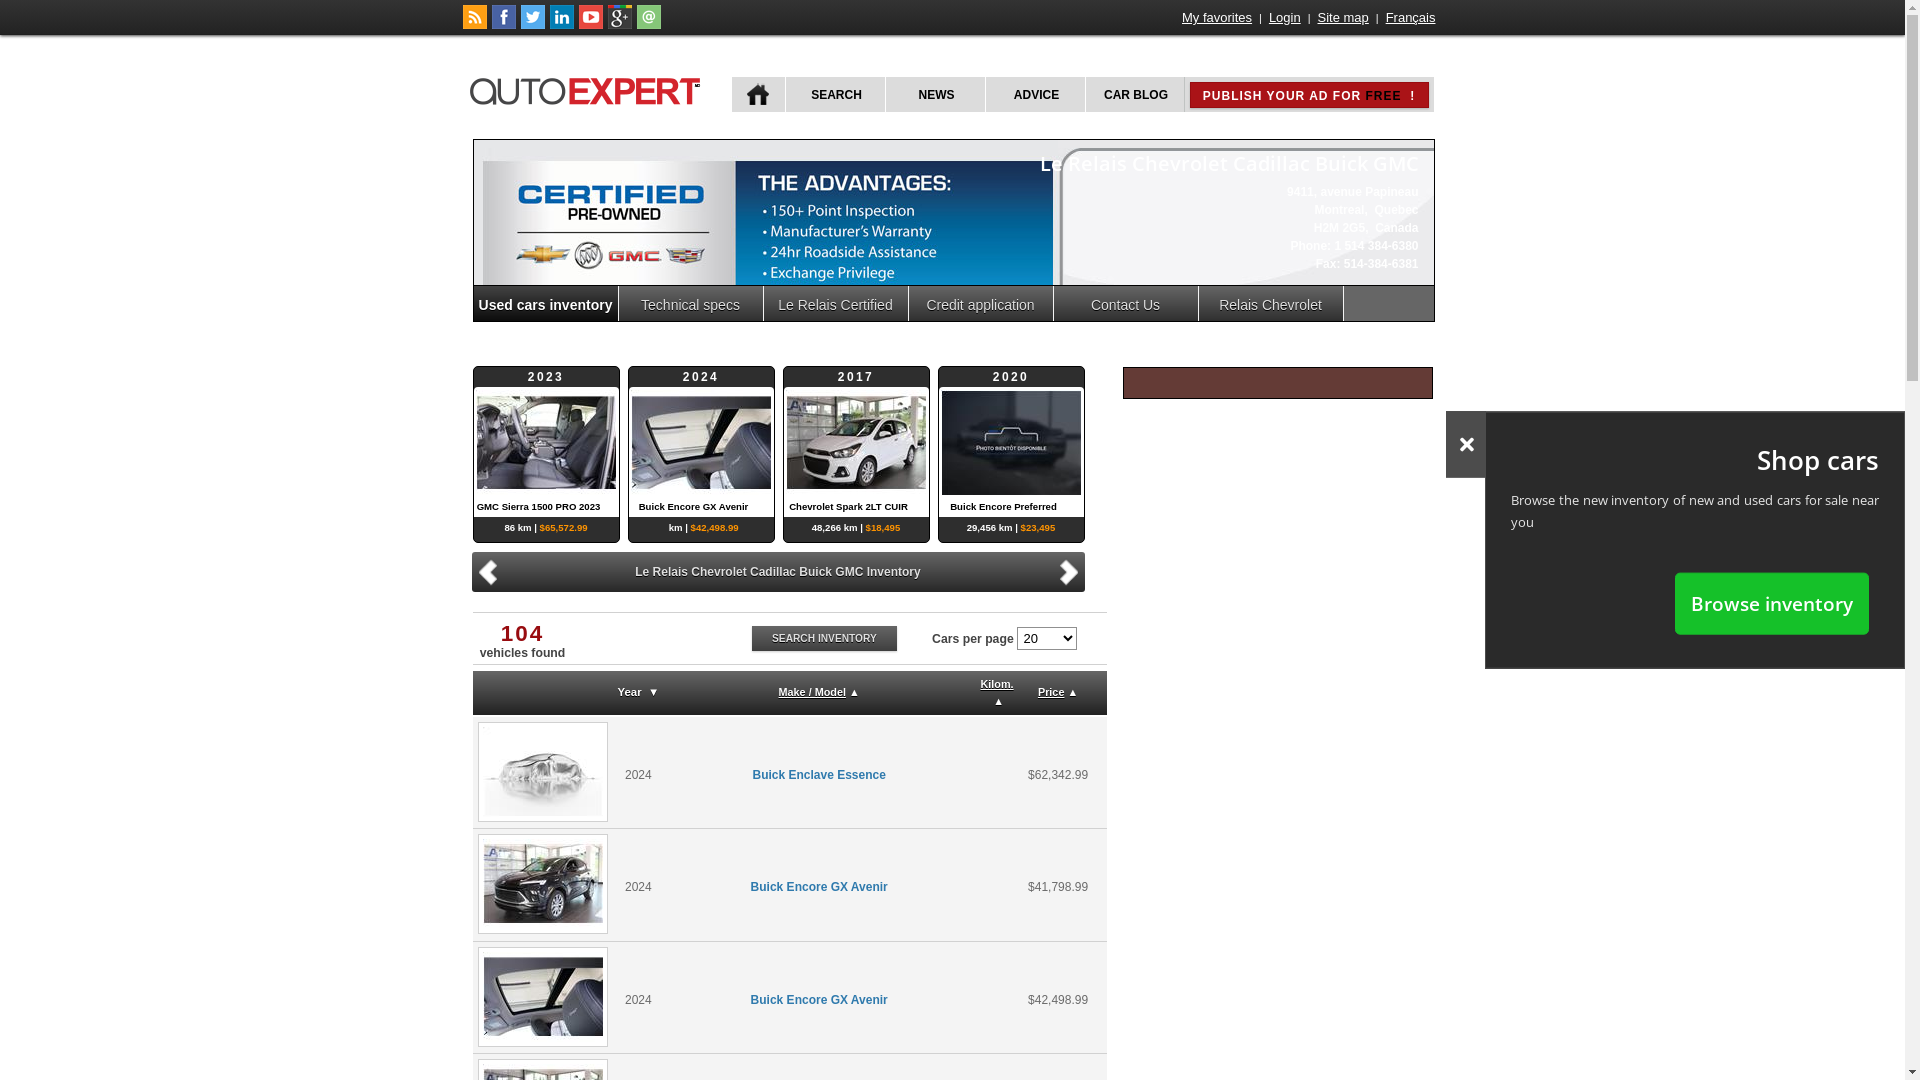 The image size is (1920, 1080). I want to click on 'PUBLISH YOUR AD FOR FREE  !', so click(1309, 95).